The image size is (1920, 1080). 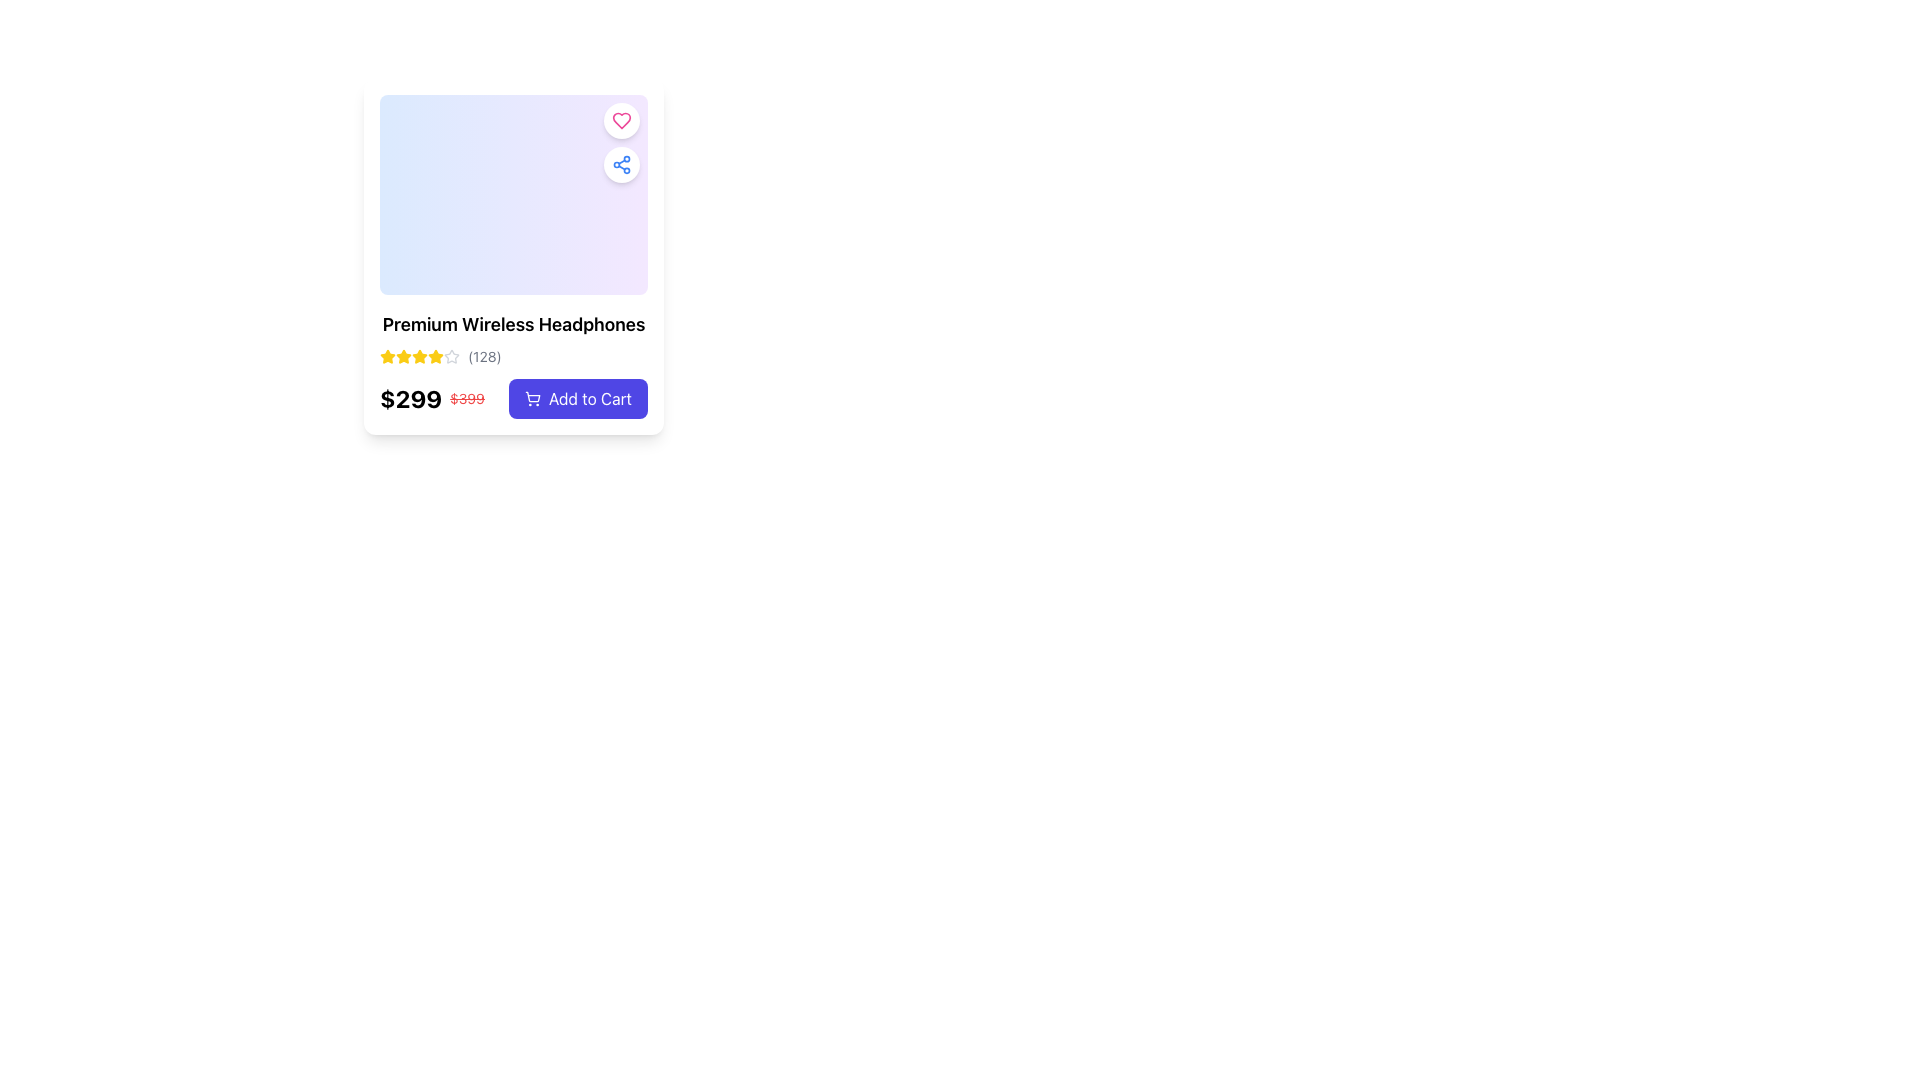 What do you see at coordinates (435, 355) in the screenshot?
I see `the third star icon in the rating system for 'Premium Wireless Headphones'` at bounding box center [435, 355].